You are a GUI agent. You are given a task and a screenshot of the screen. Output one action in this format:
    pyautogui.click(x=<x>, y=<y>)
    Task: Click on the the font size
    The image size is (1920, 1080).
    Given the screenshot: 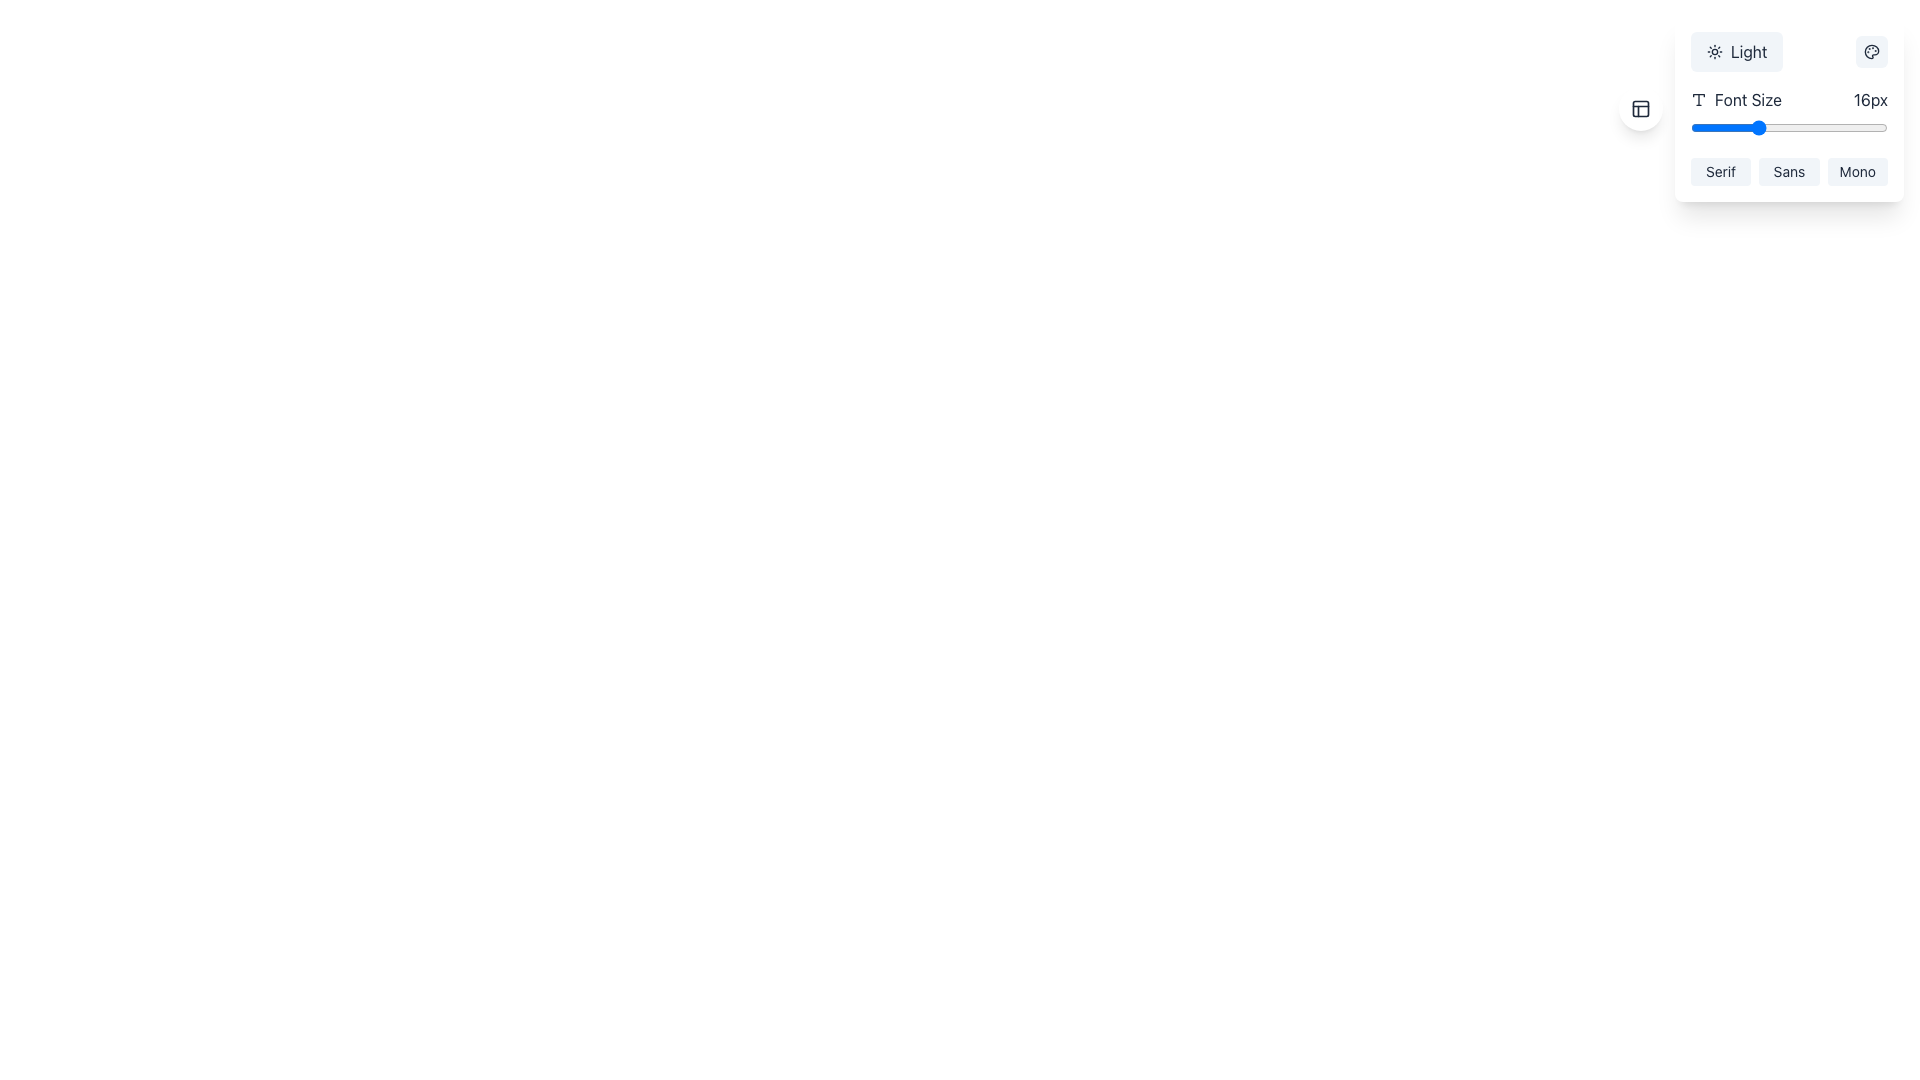 What is the action you would take?
    pyautogui.click(x=1739, y=127)
    